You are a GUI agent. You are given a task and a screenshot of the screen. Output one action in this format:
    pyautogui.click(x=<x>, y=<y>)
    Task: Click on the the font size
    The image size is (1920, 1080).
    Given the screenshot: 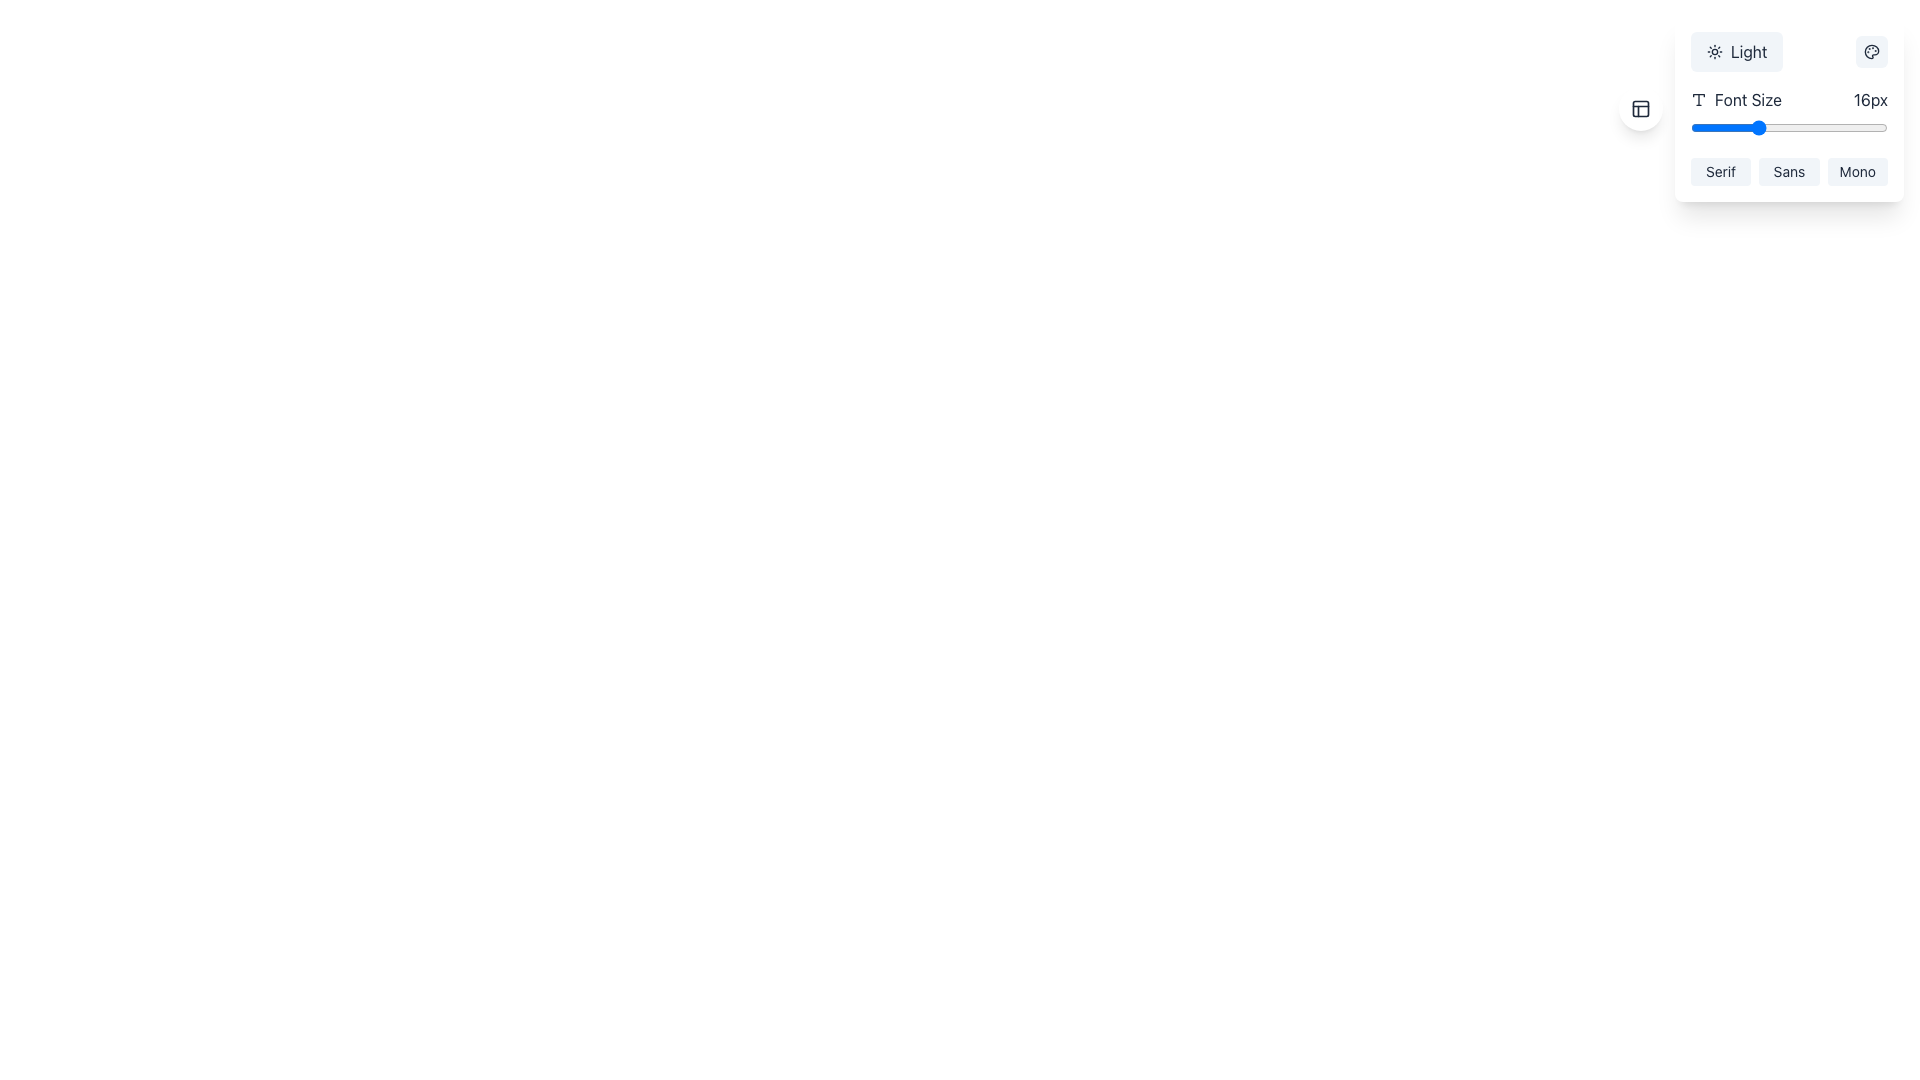 What is the action you would take?
    pyautogui.click(x=1739, y=127)
    